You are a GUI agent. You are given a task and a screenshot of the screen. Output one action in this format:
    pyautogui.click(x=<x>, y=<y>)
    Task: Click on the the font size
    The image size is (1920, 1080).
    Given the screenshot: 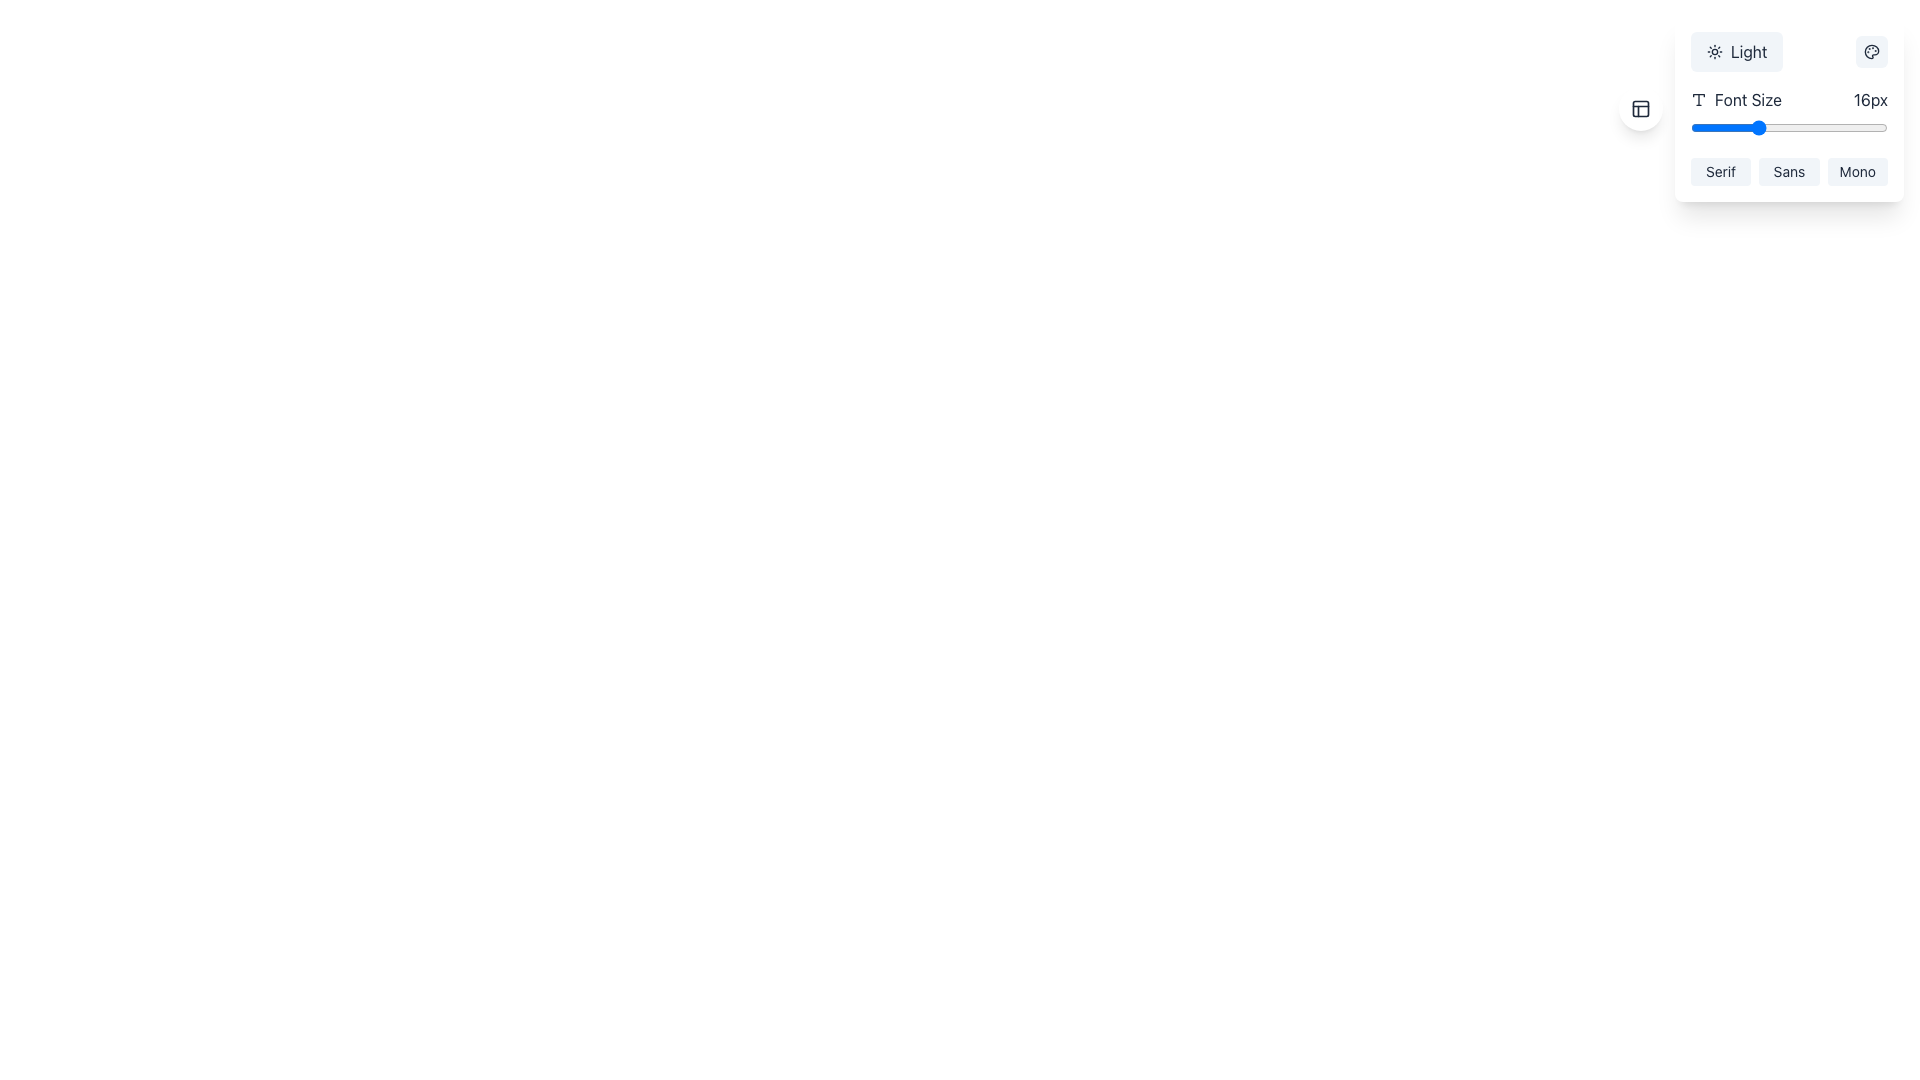 What is the action you would take?
    pyautogui.click(x=1739, y=127)
    